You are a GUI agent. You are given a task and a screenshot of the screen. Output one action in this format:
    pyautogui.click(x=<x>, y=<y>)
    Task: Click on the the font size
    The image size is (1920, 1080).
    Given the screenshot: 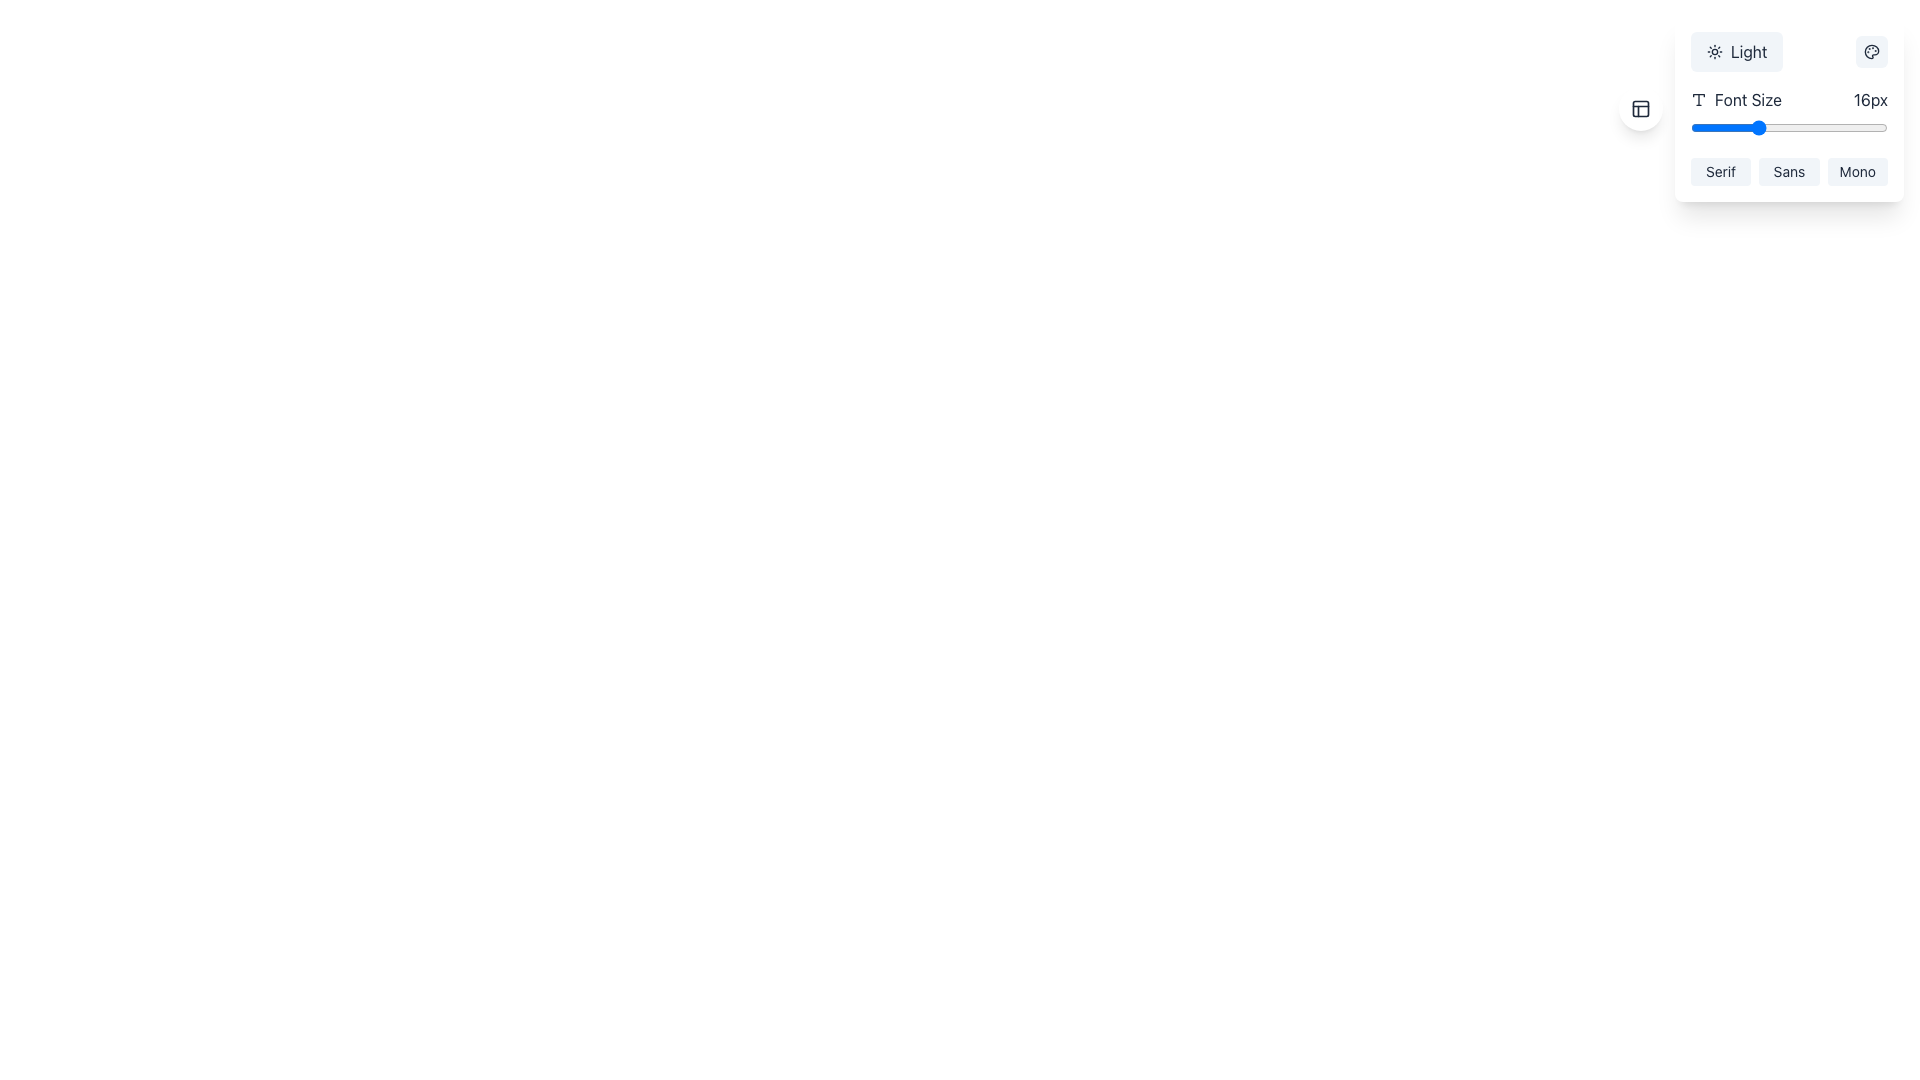 What is the action you would take?
    pyautogui.click(x=1739, y=127)
    